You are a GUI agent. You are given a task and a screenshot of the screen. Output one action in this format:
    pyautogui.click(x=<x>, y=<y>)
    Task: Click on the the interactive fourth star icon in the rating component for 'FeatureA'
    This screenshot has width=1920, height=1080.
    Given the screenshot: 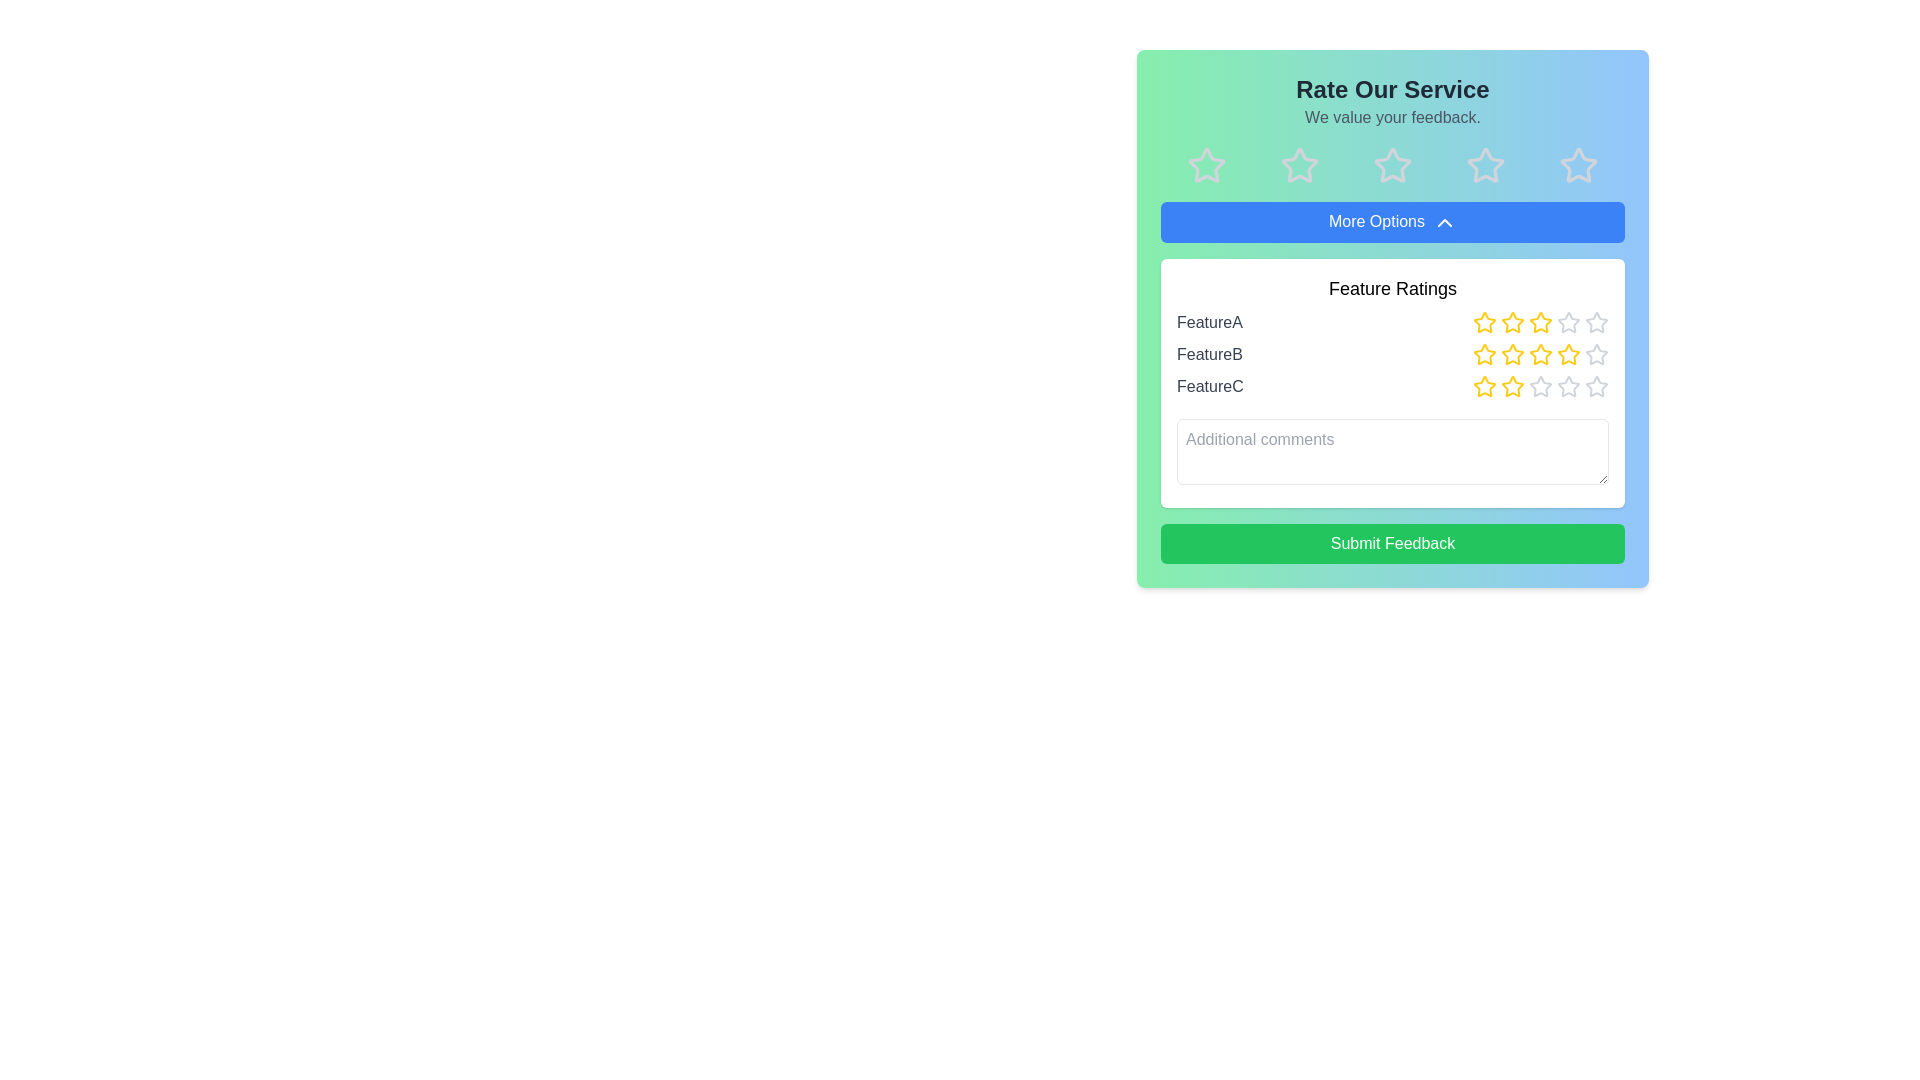 What is the action you would take?
    pyautogui.click(x=1539, y=321)
    